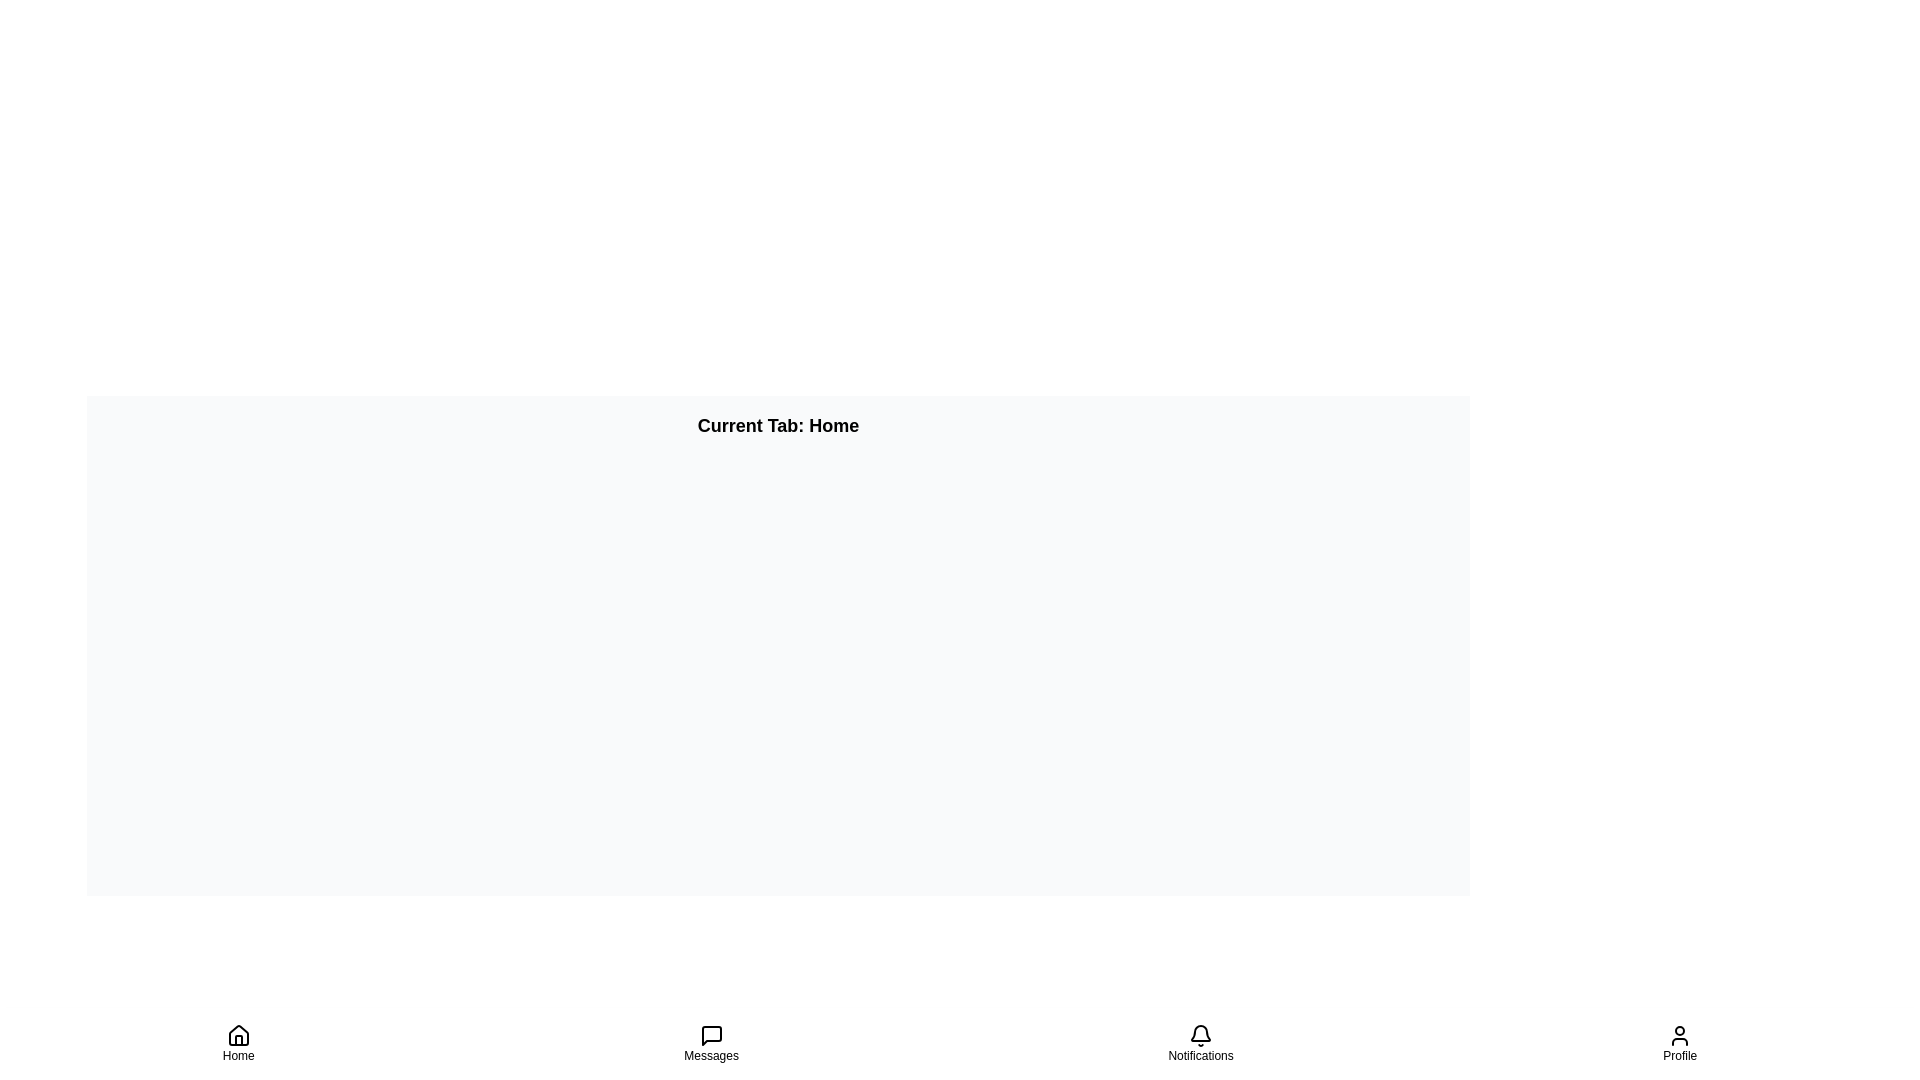 The image size is (1920, 1080). What do you see at coordinates (238, 1055) in the screenshot?
I see `the 'Home' text label located below the house-shaped icon in the bottom navigation bar` at bounding box center [238, 1055].